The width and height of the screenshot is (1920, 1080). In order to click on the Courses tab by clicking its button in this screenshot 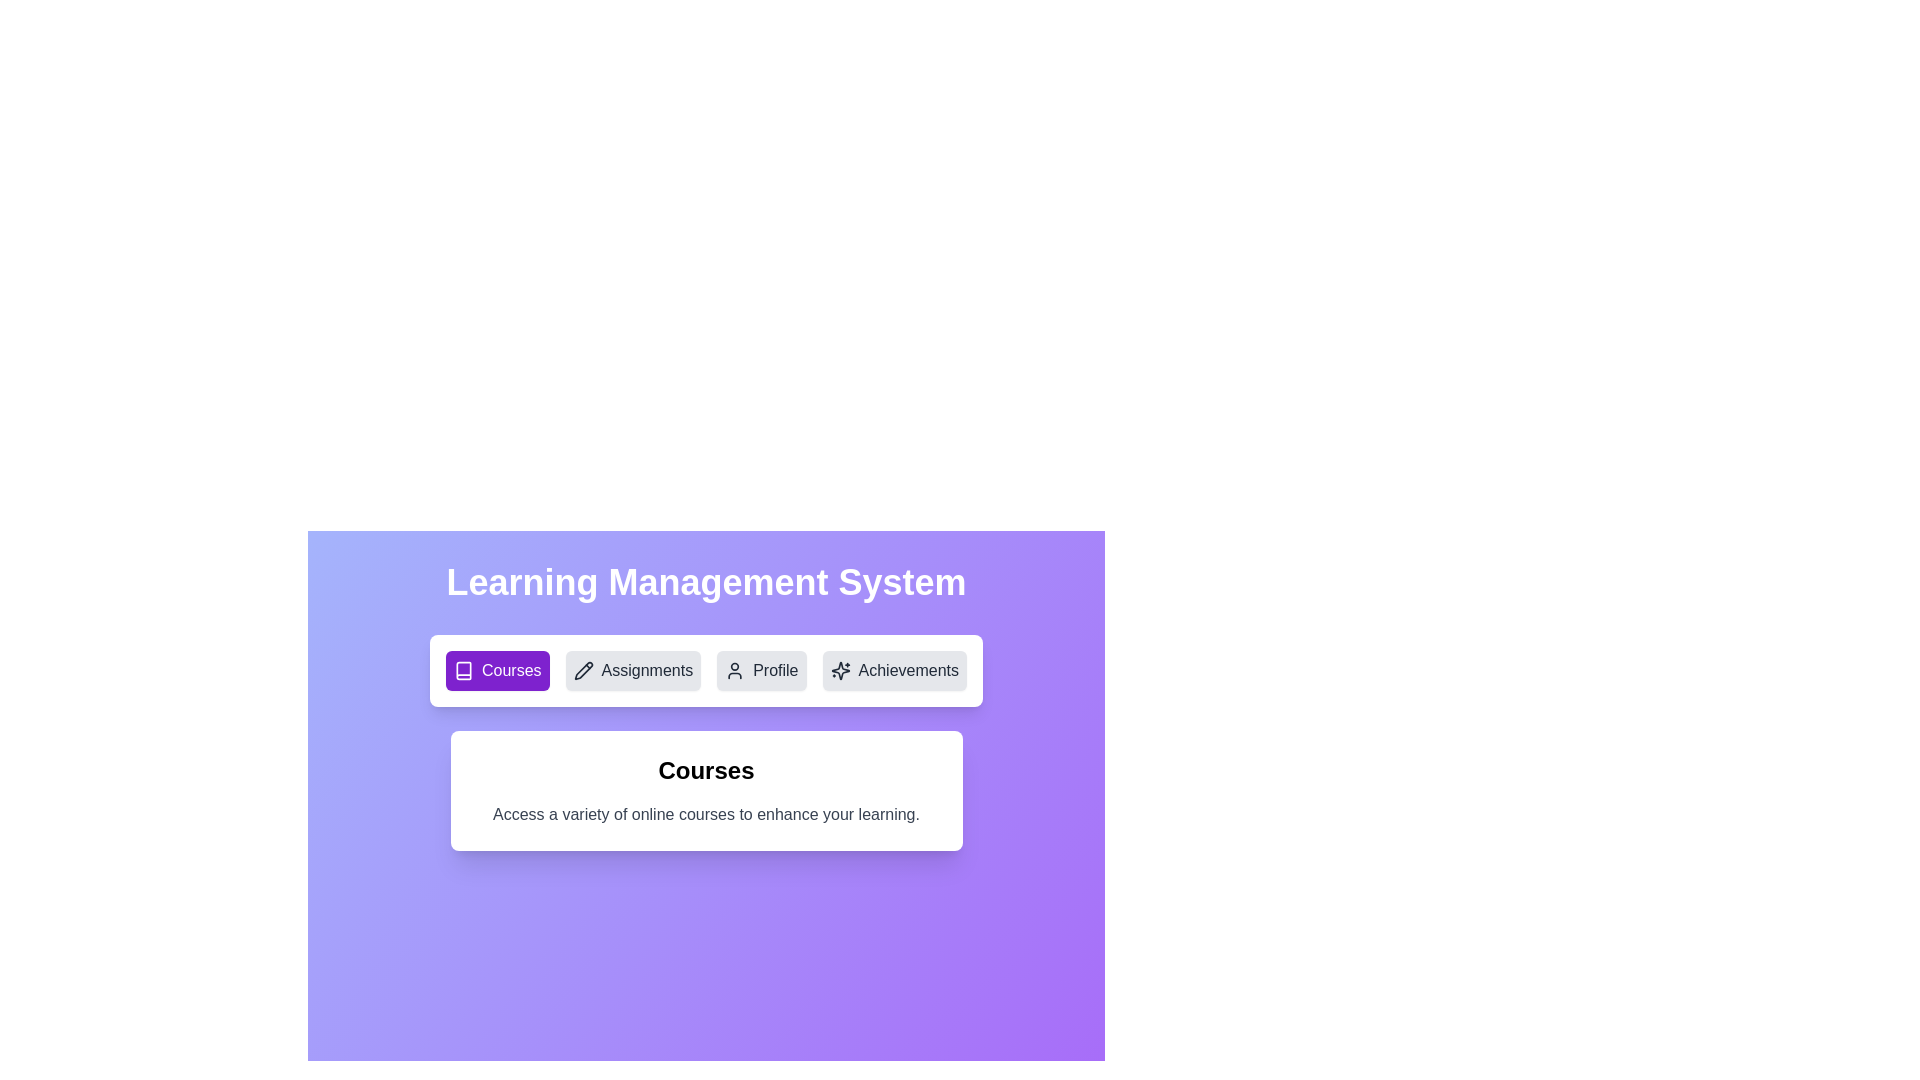, I will do `click(497, 671)`.